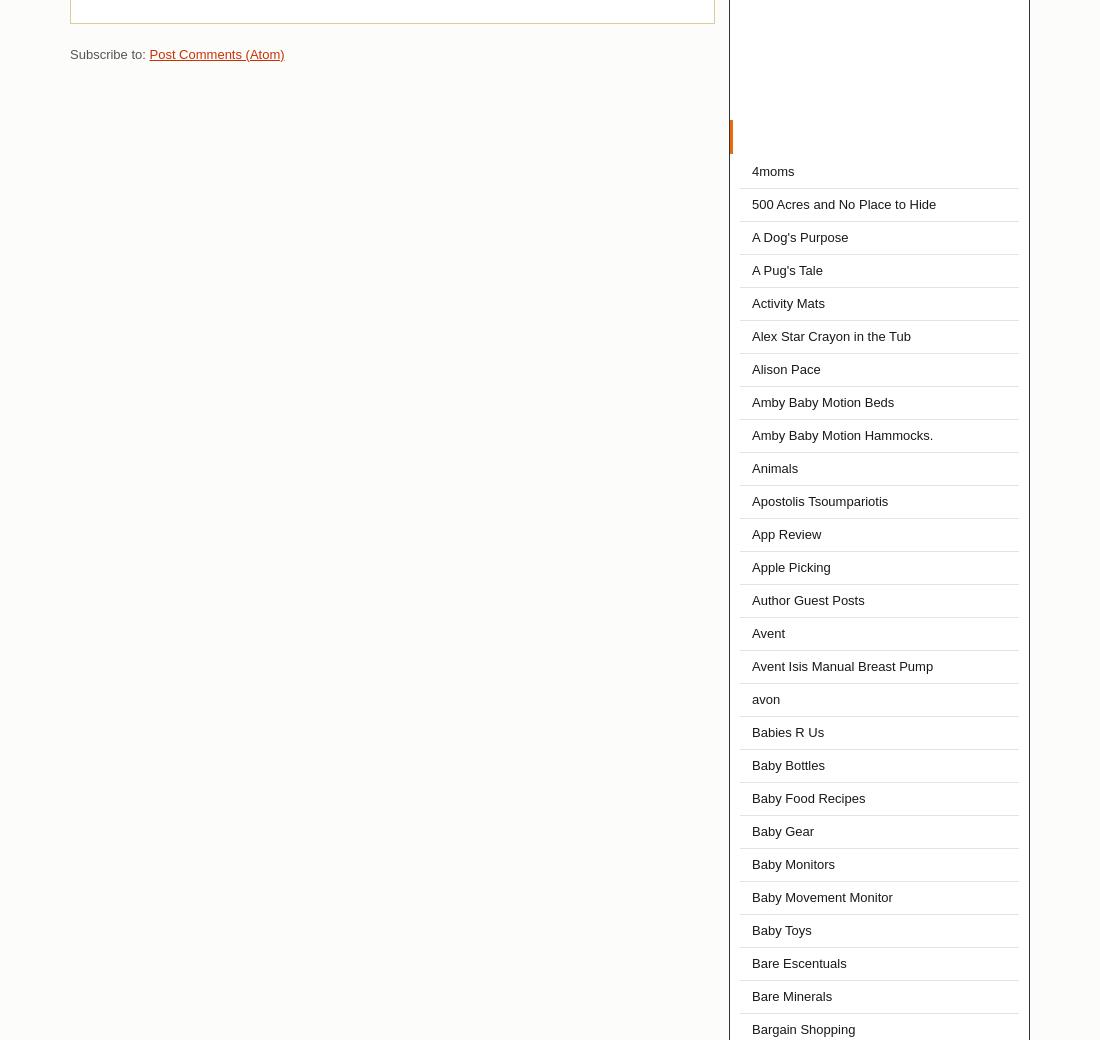 The height and width of the screenshot is (1040, 1100). What do you see at coordinates (764, 136) in the screenshot?
I see `'Labels'` at bounding box center [764, 136].